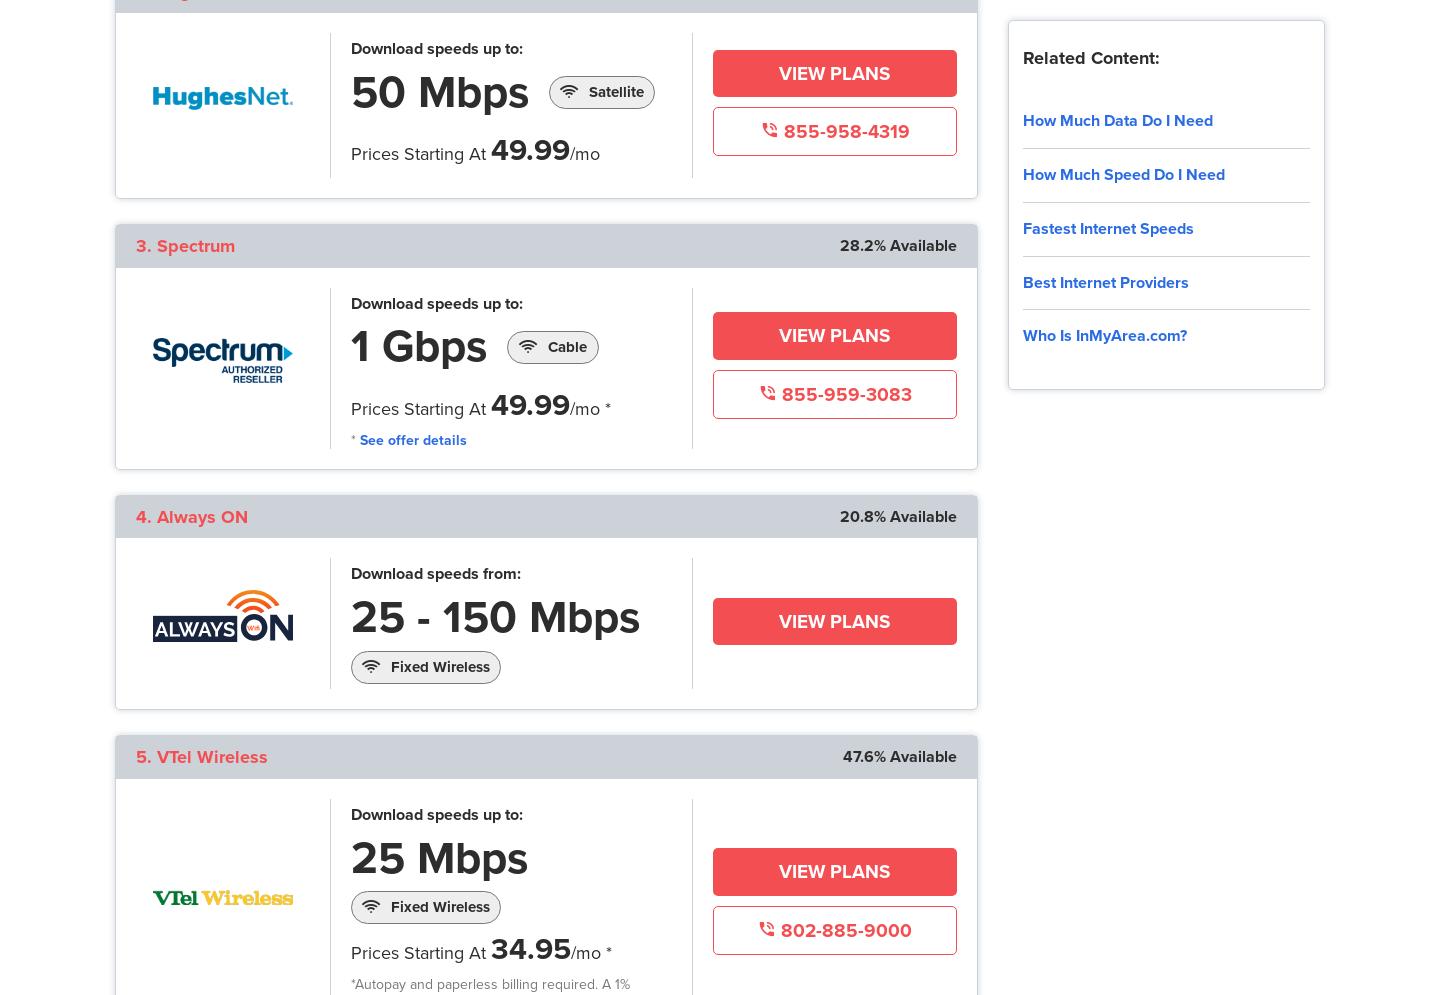 The image size is (1440, 995). Describe the element at coordinates (842, 930) in the screenshot. I see `'802-885-9000'` at that location.